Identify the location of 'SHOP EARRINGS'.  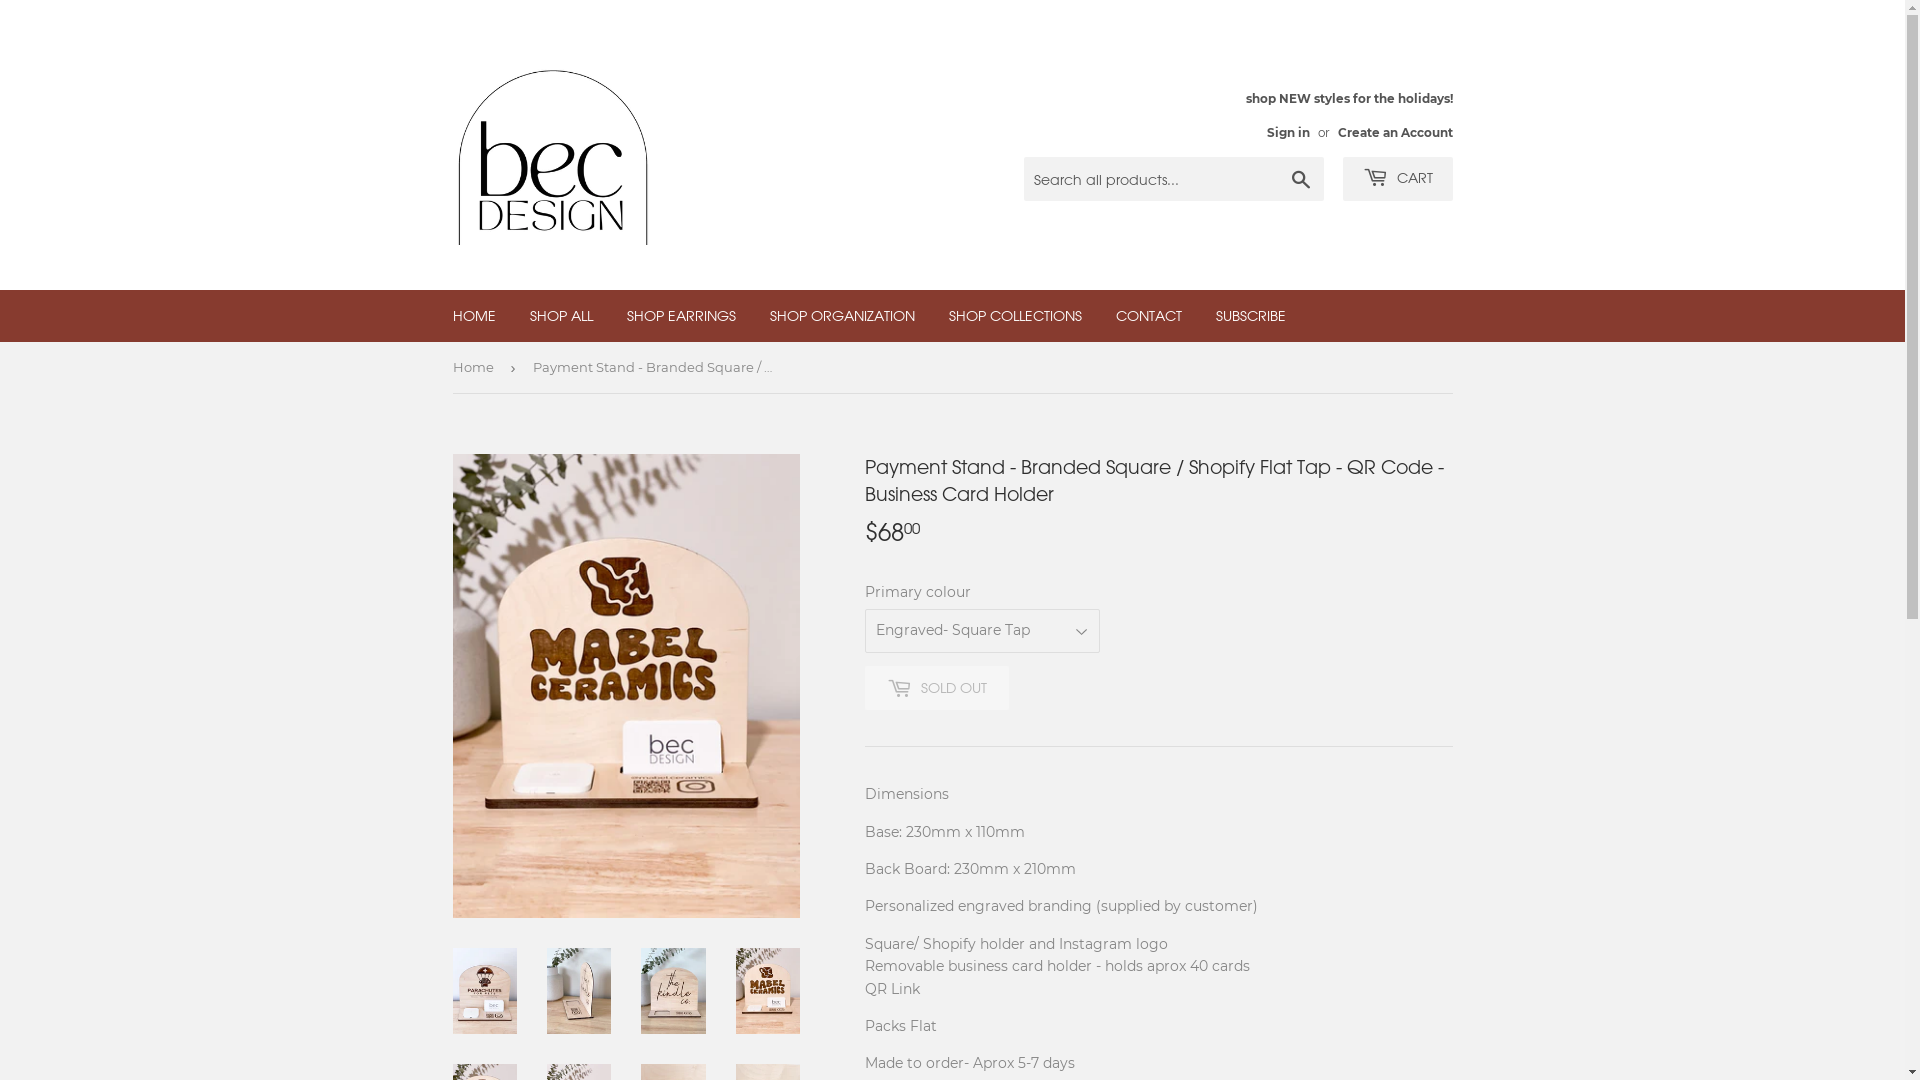
(681, 315).